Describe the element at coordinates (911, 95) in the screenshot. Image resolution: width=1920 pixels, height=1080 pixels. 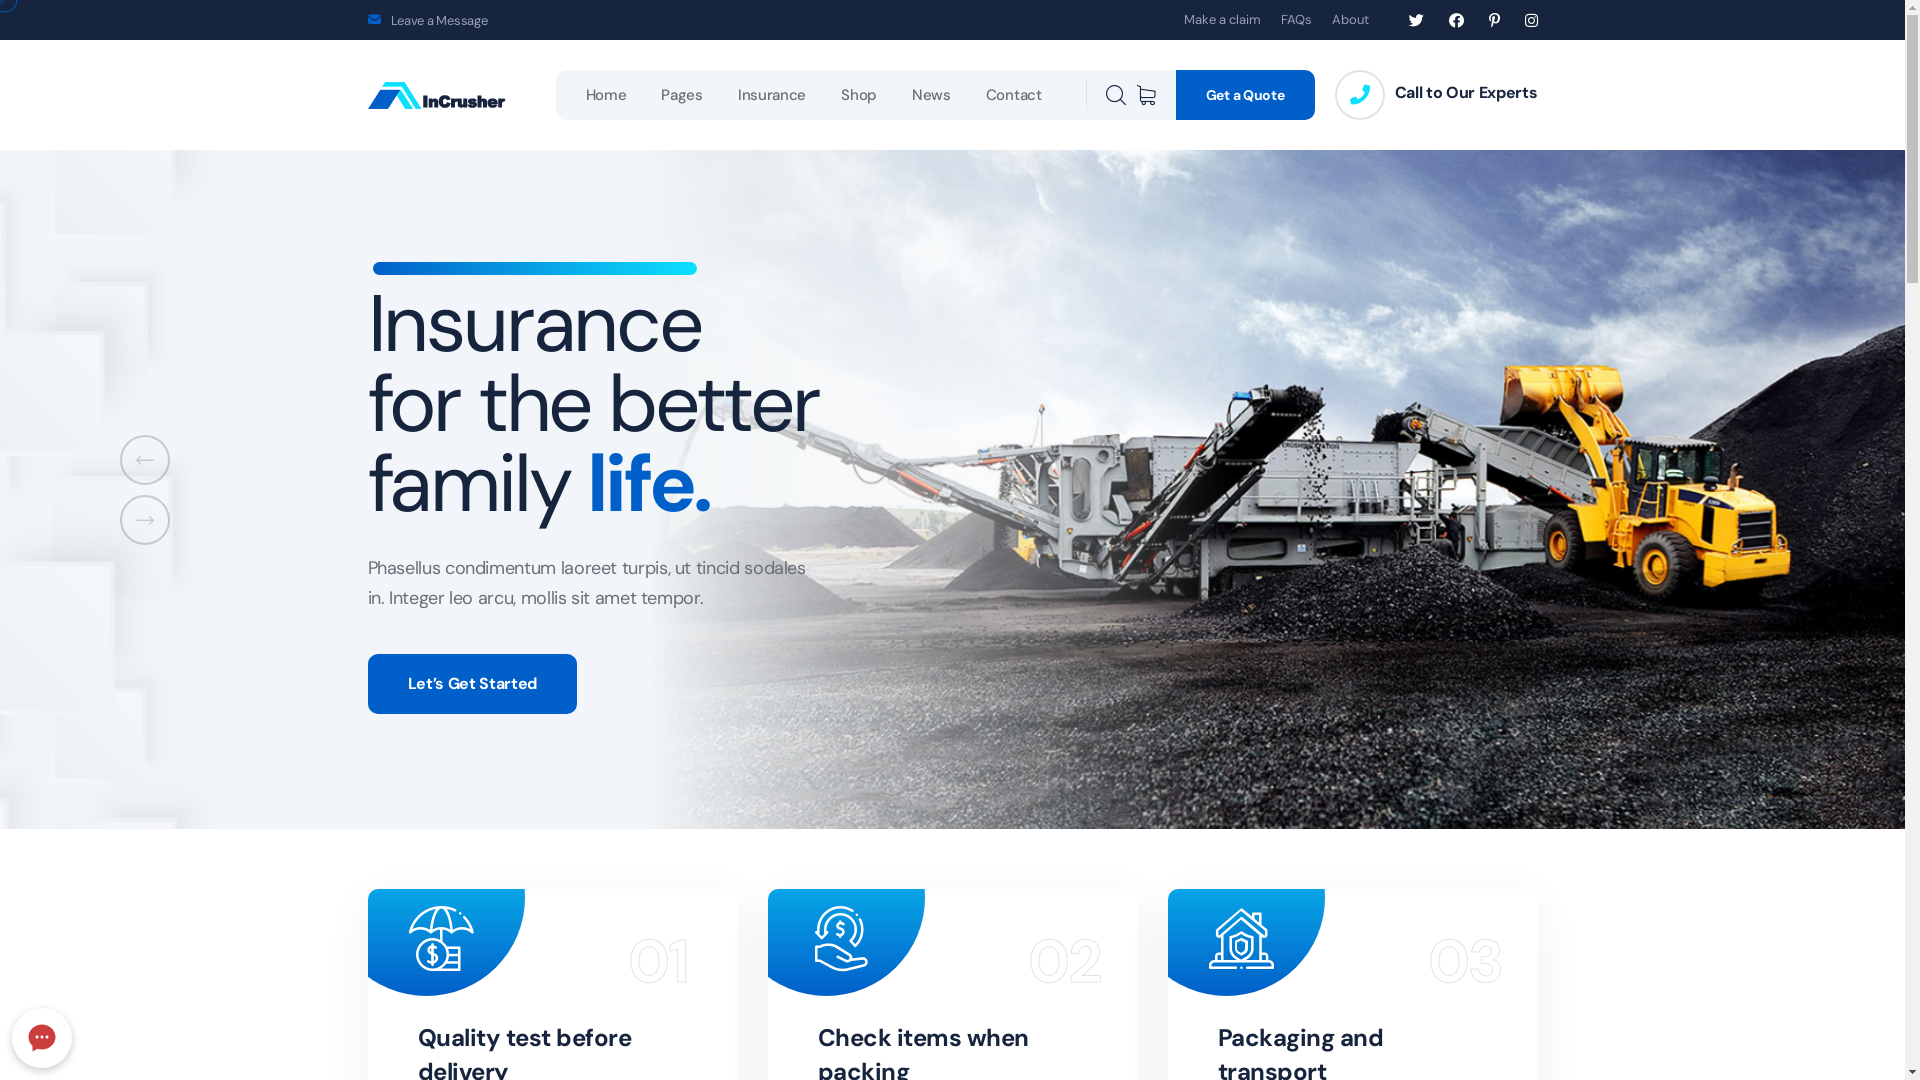
I see `'News'` at that location.